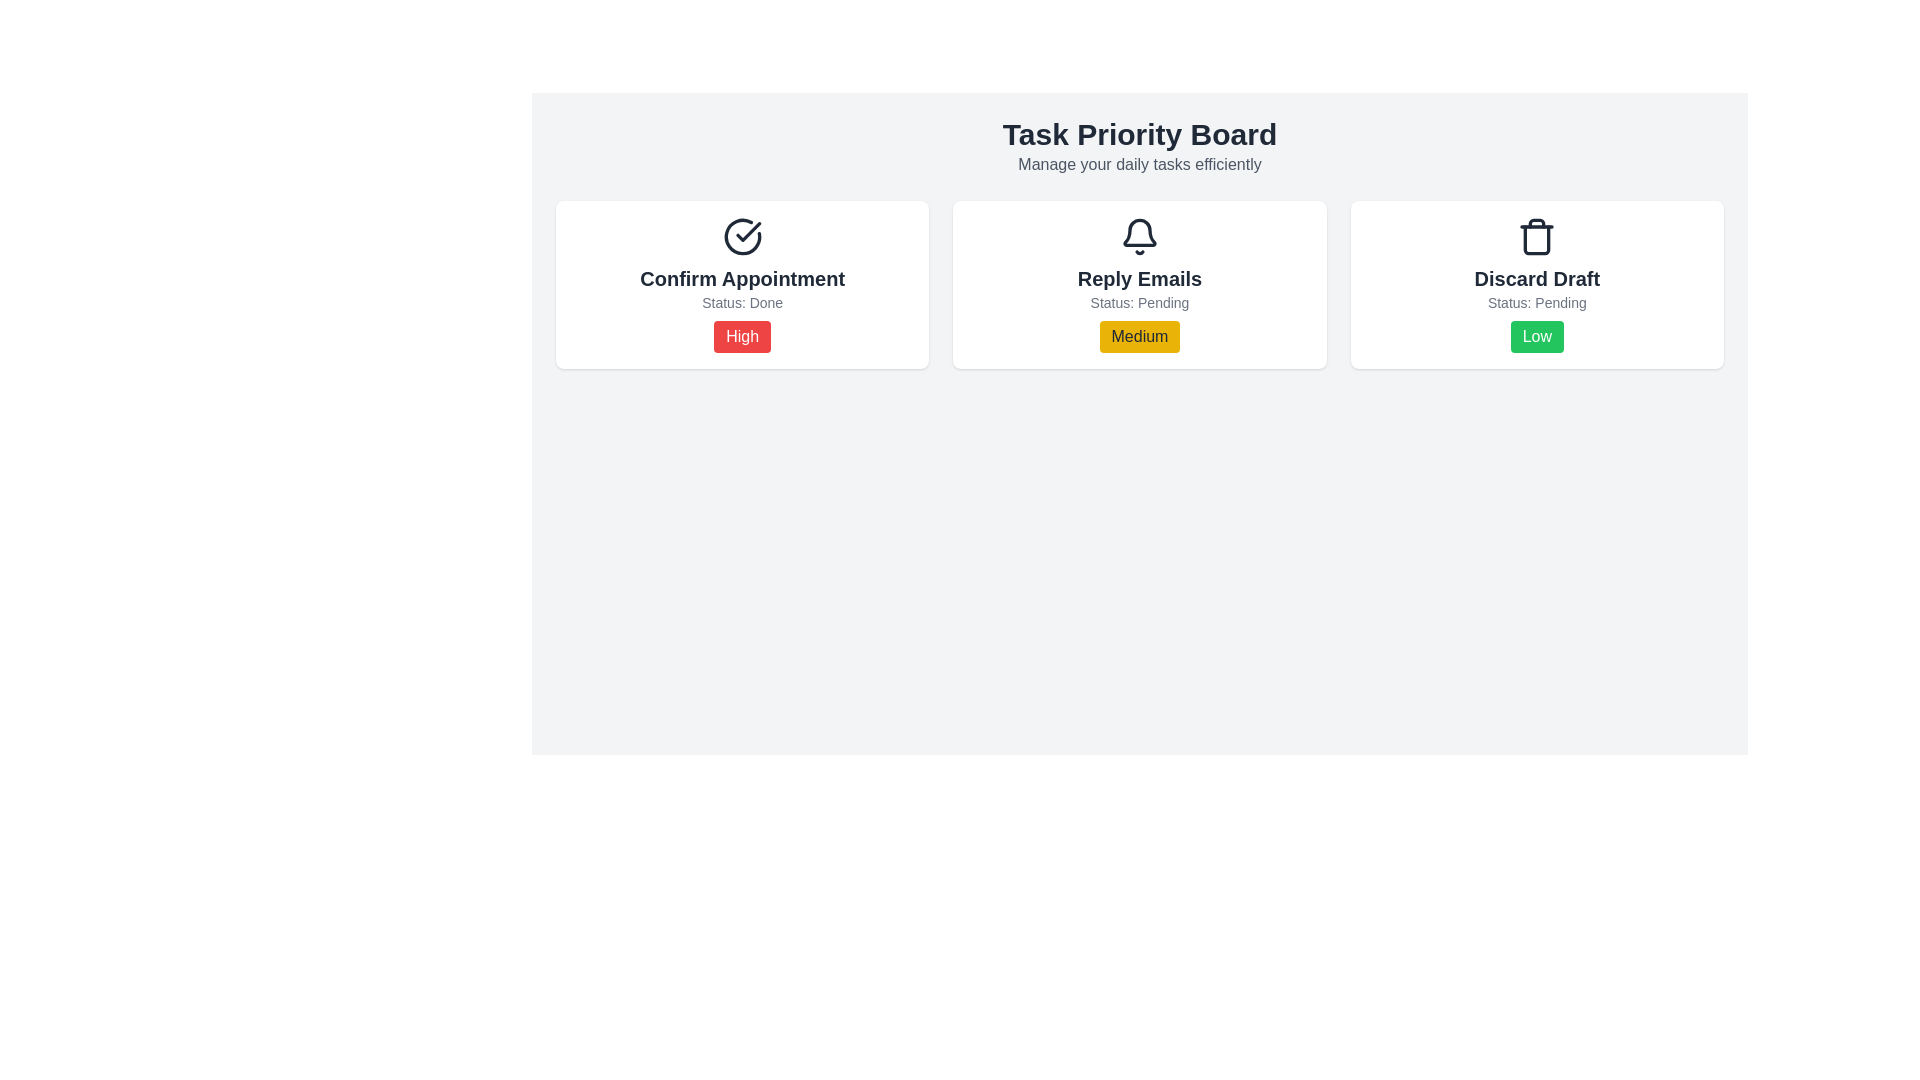 The image size is (1920, 1080). I want to click on the green rectangular button labeled 'Low' located within the 'Discard Draft' task card, so click(1536, 335).